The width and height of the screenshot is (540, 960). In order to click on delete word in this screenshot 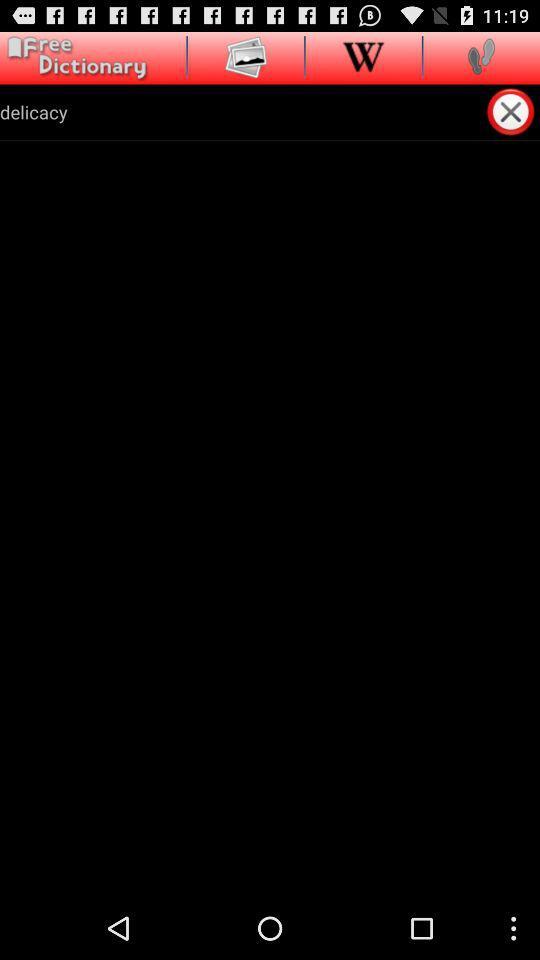, I will do `click(512, 111)`.